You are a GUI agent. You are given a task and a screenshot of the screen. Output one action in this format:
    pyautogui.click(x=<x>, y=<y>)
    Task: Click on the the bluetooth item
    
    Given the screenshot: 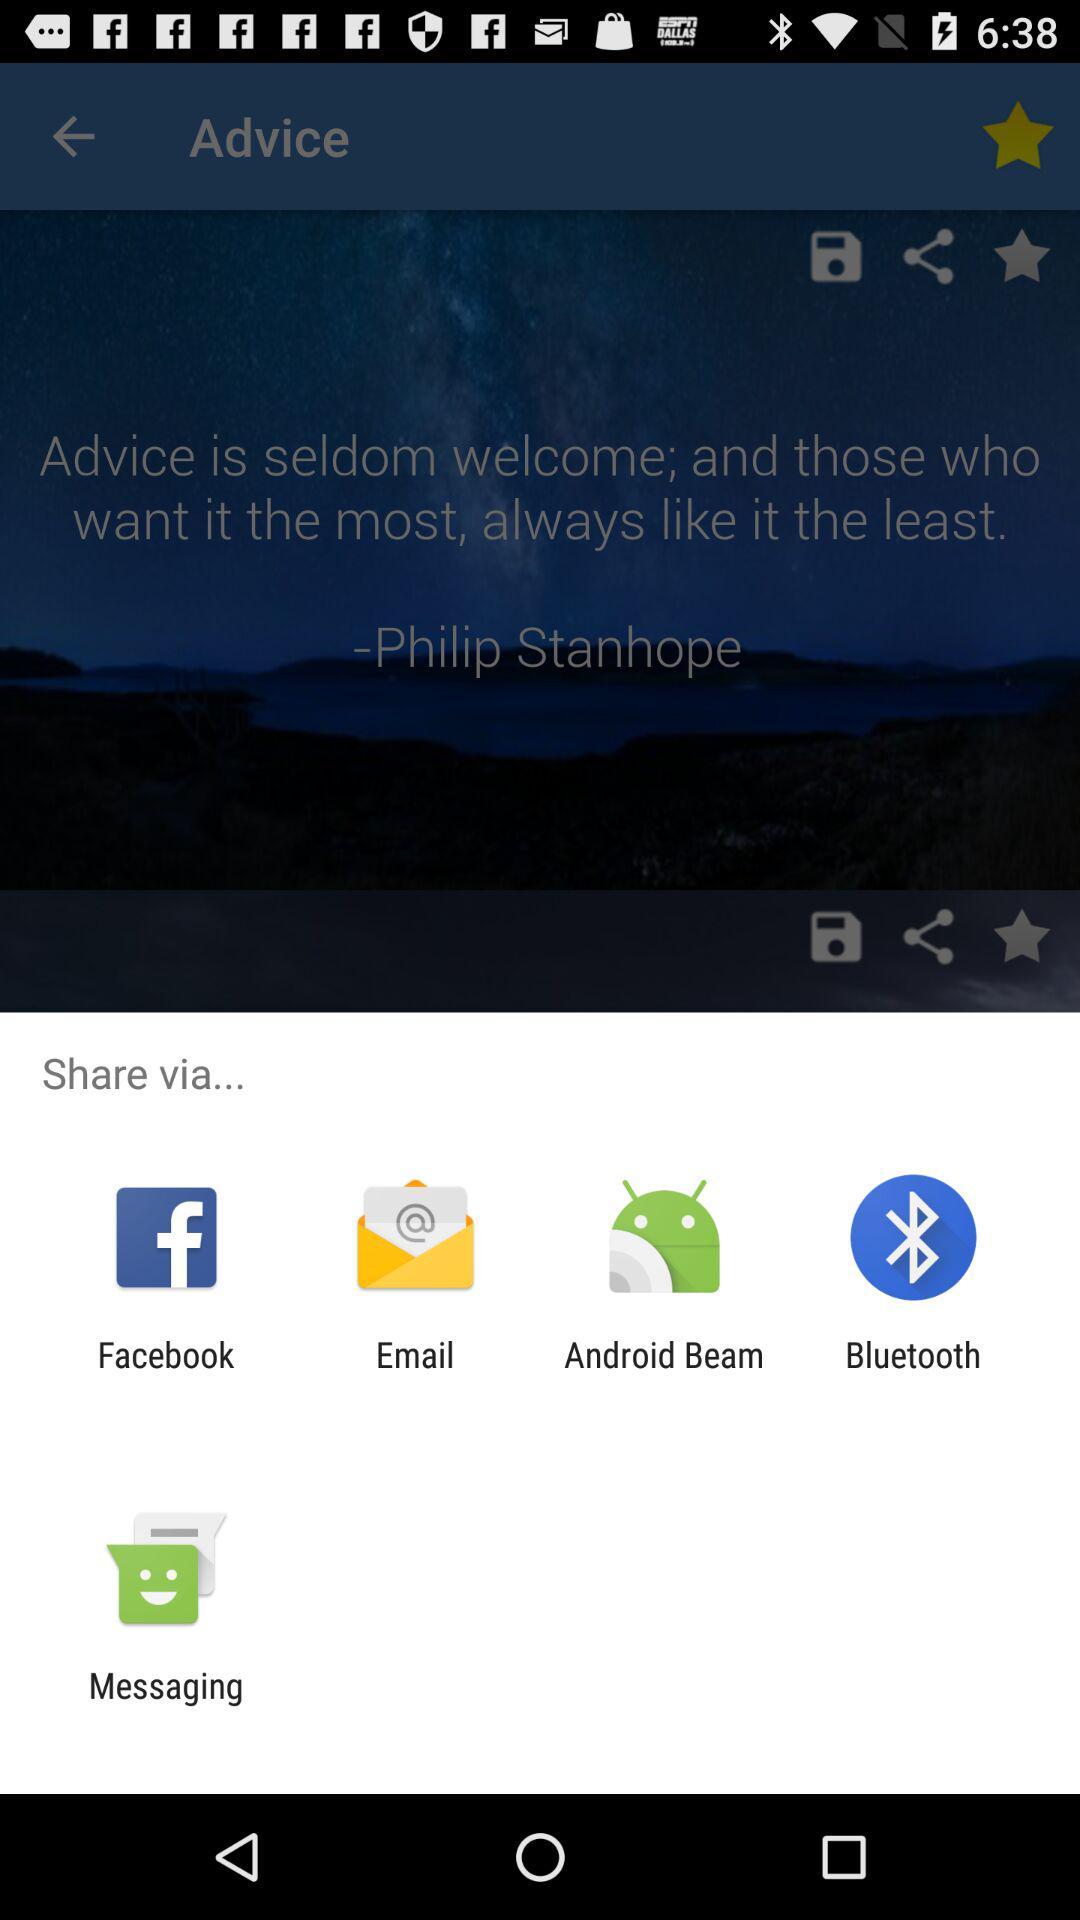 What is the action you would take?
    pyautogui.click(x=913, y=1374)
    